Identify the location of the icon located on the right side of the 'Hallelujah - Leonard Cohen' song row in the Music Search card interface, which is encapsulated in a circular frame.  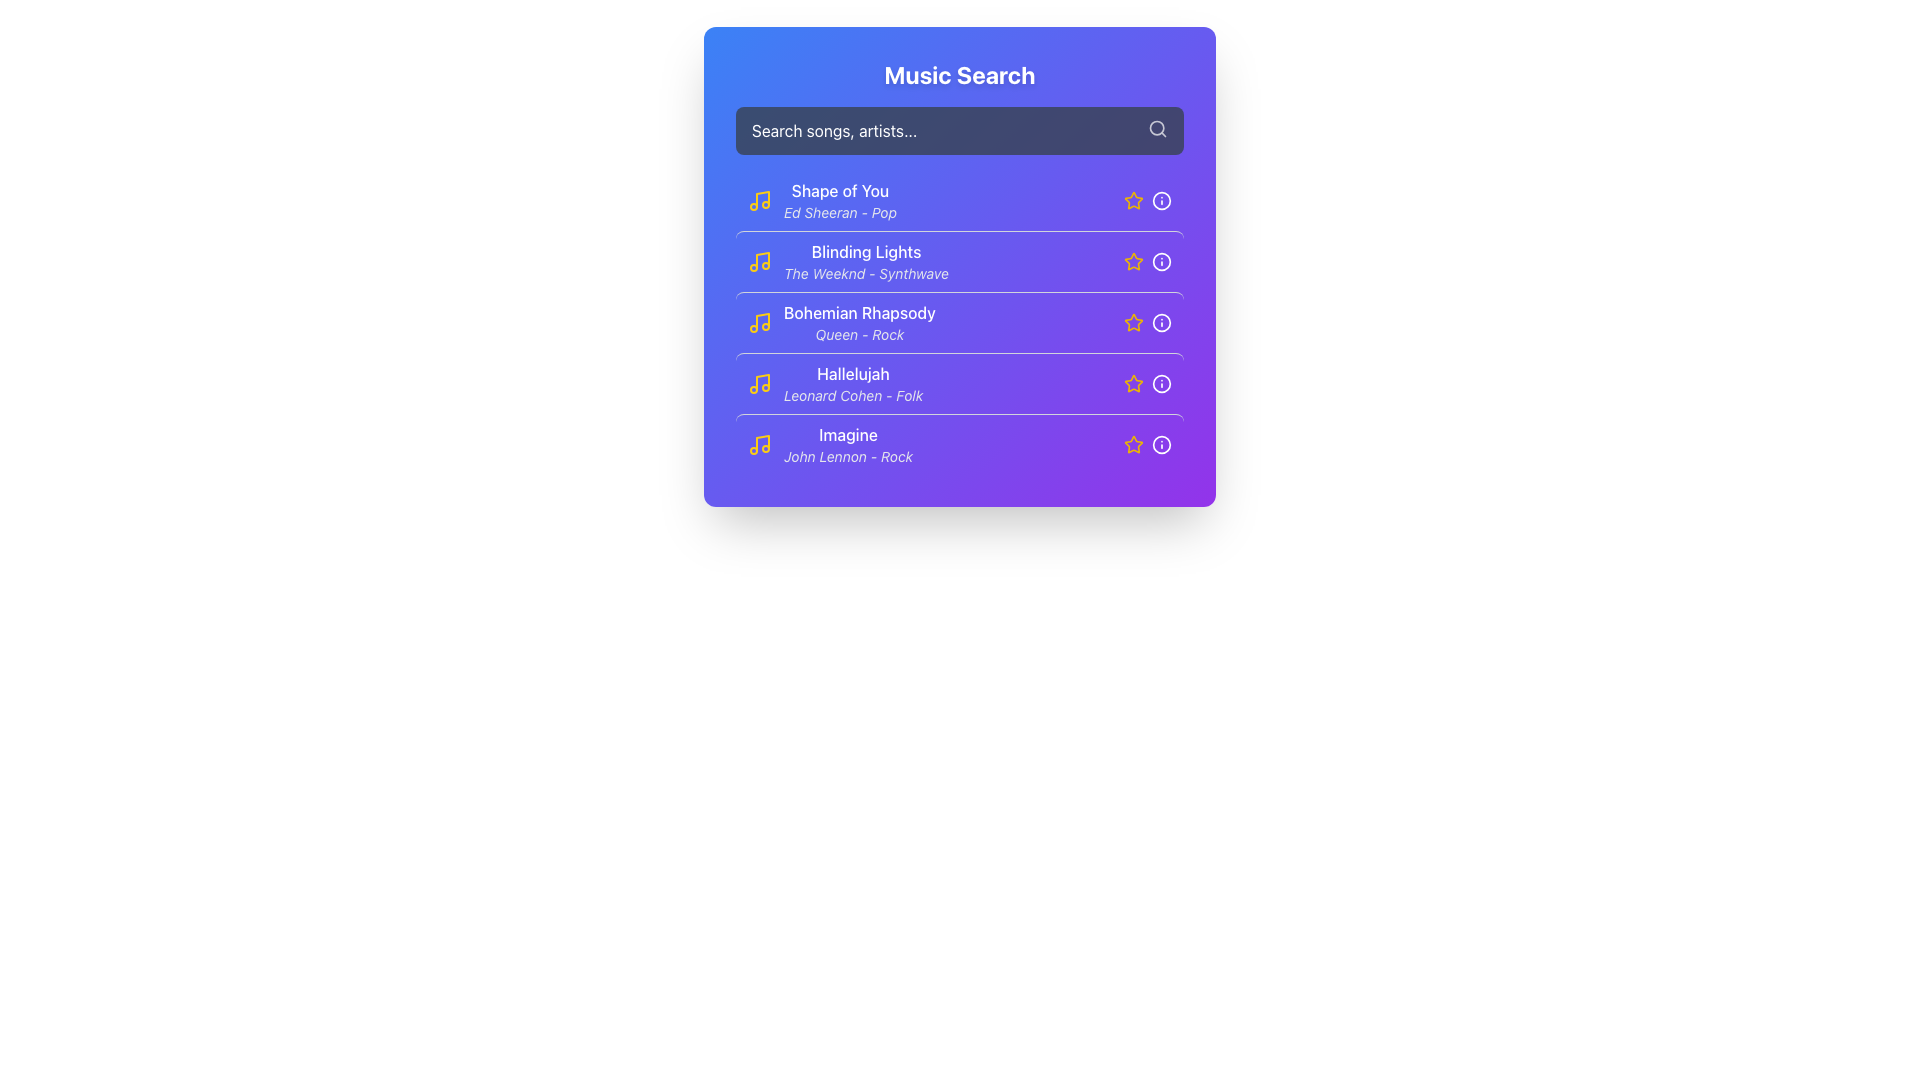
(1161, 384).